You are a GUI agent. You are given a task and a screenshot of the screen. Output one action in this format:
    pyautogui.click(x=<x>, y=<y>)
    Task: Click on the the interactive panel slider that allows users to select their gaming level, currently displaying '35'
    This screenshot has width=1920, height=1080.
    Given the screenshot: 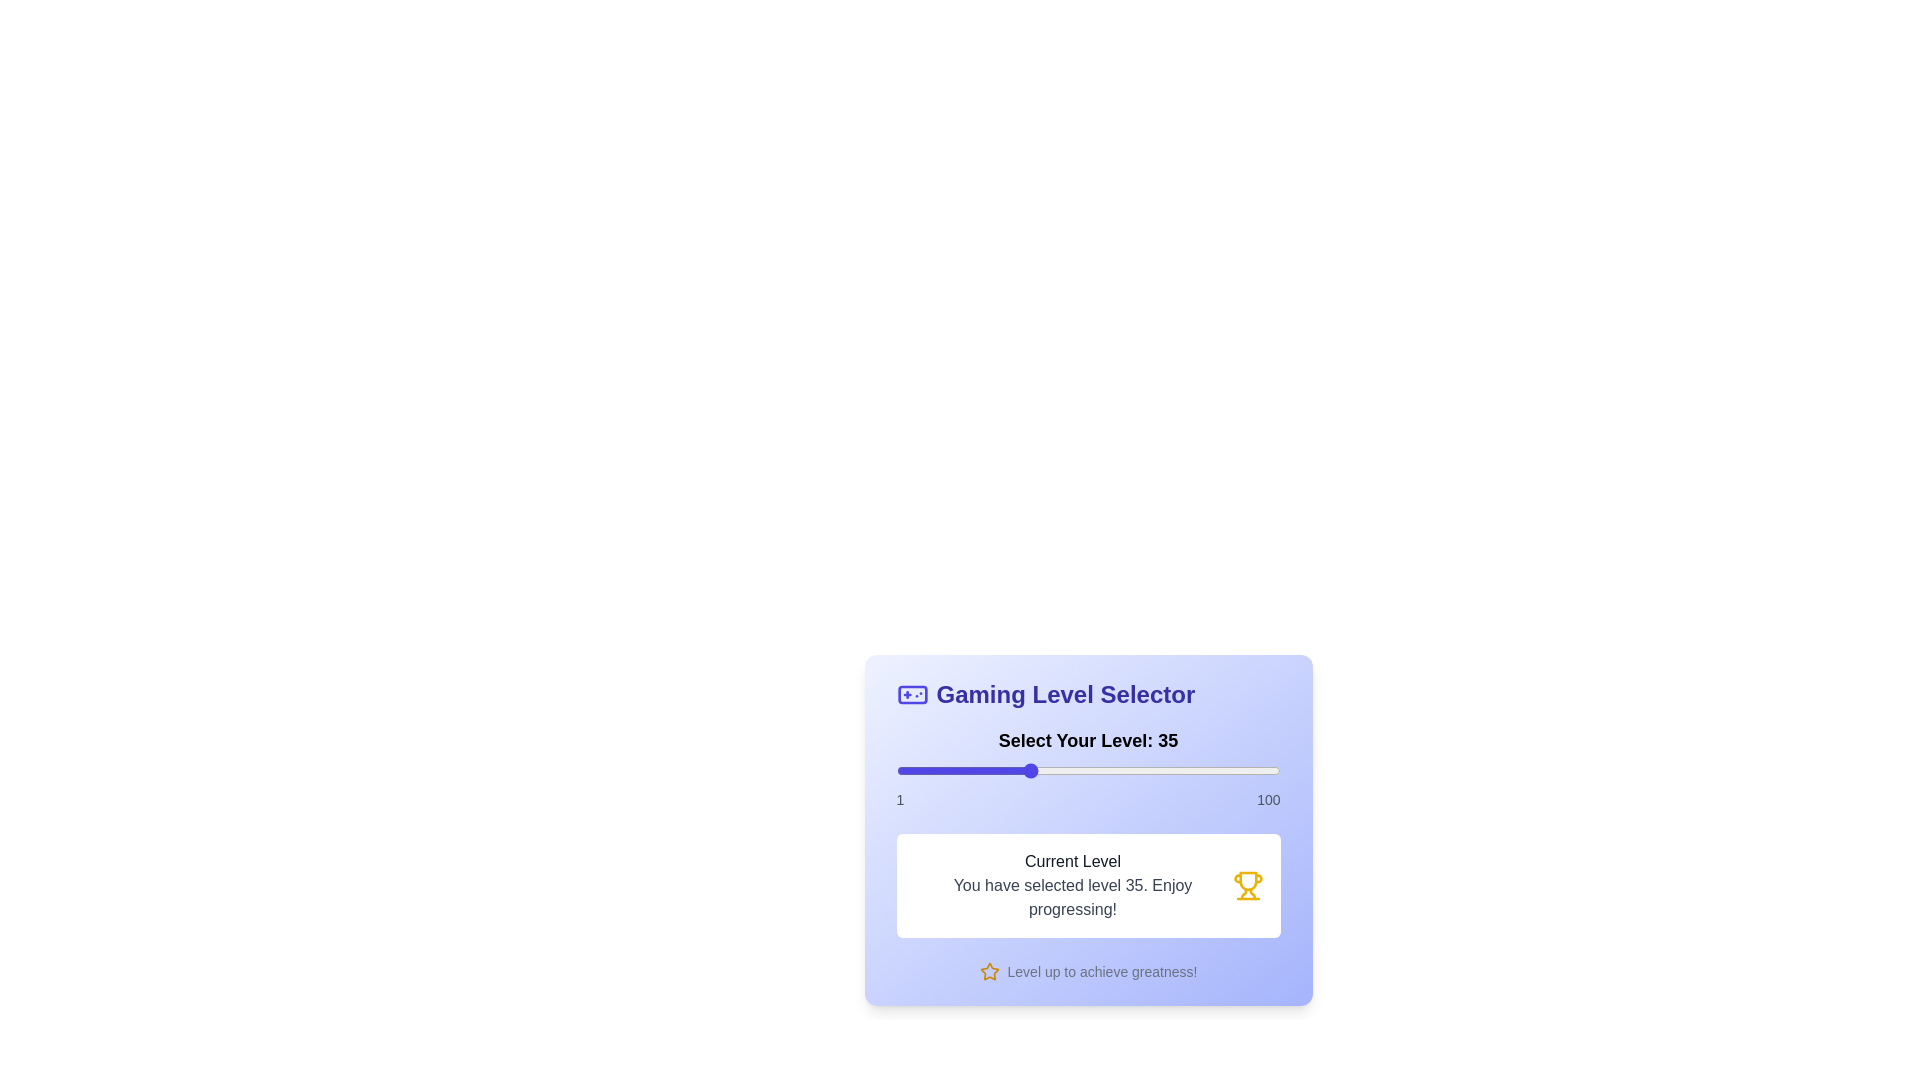 What is the action you would take?
    pyautogui.click(x=1087, y=825)
    